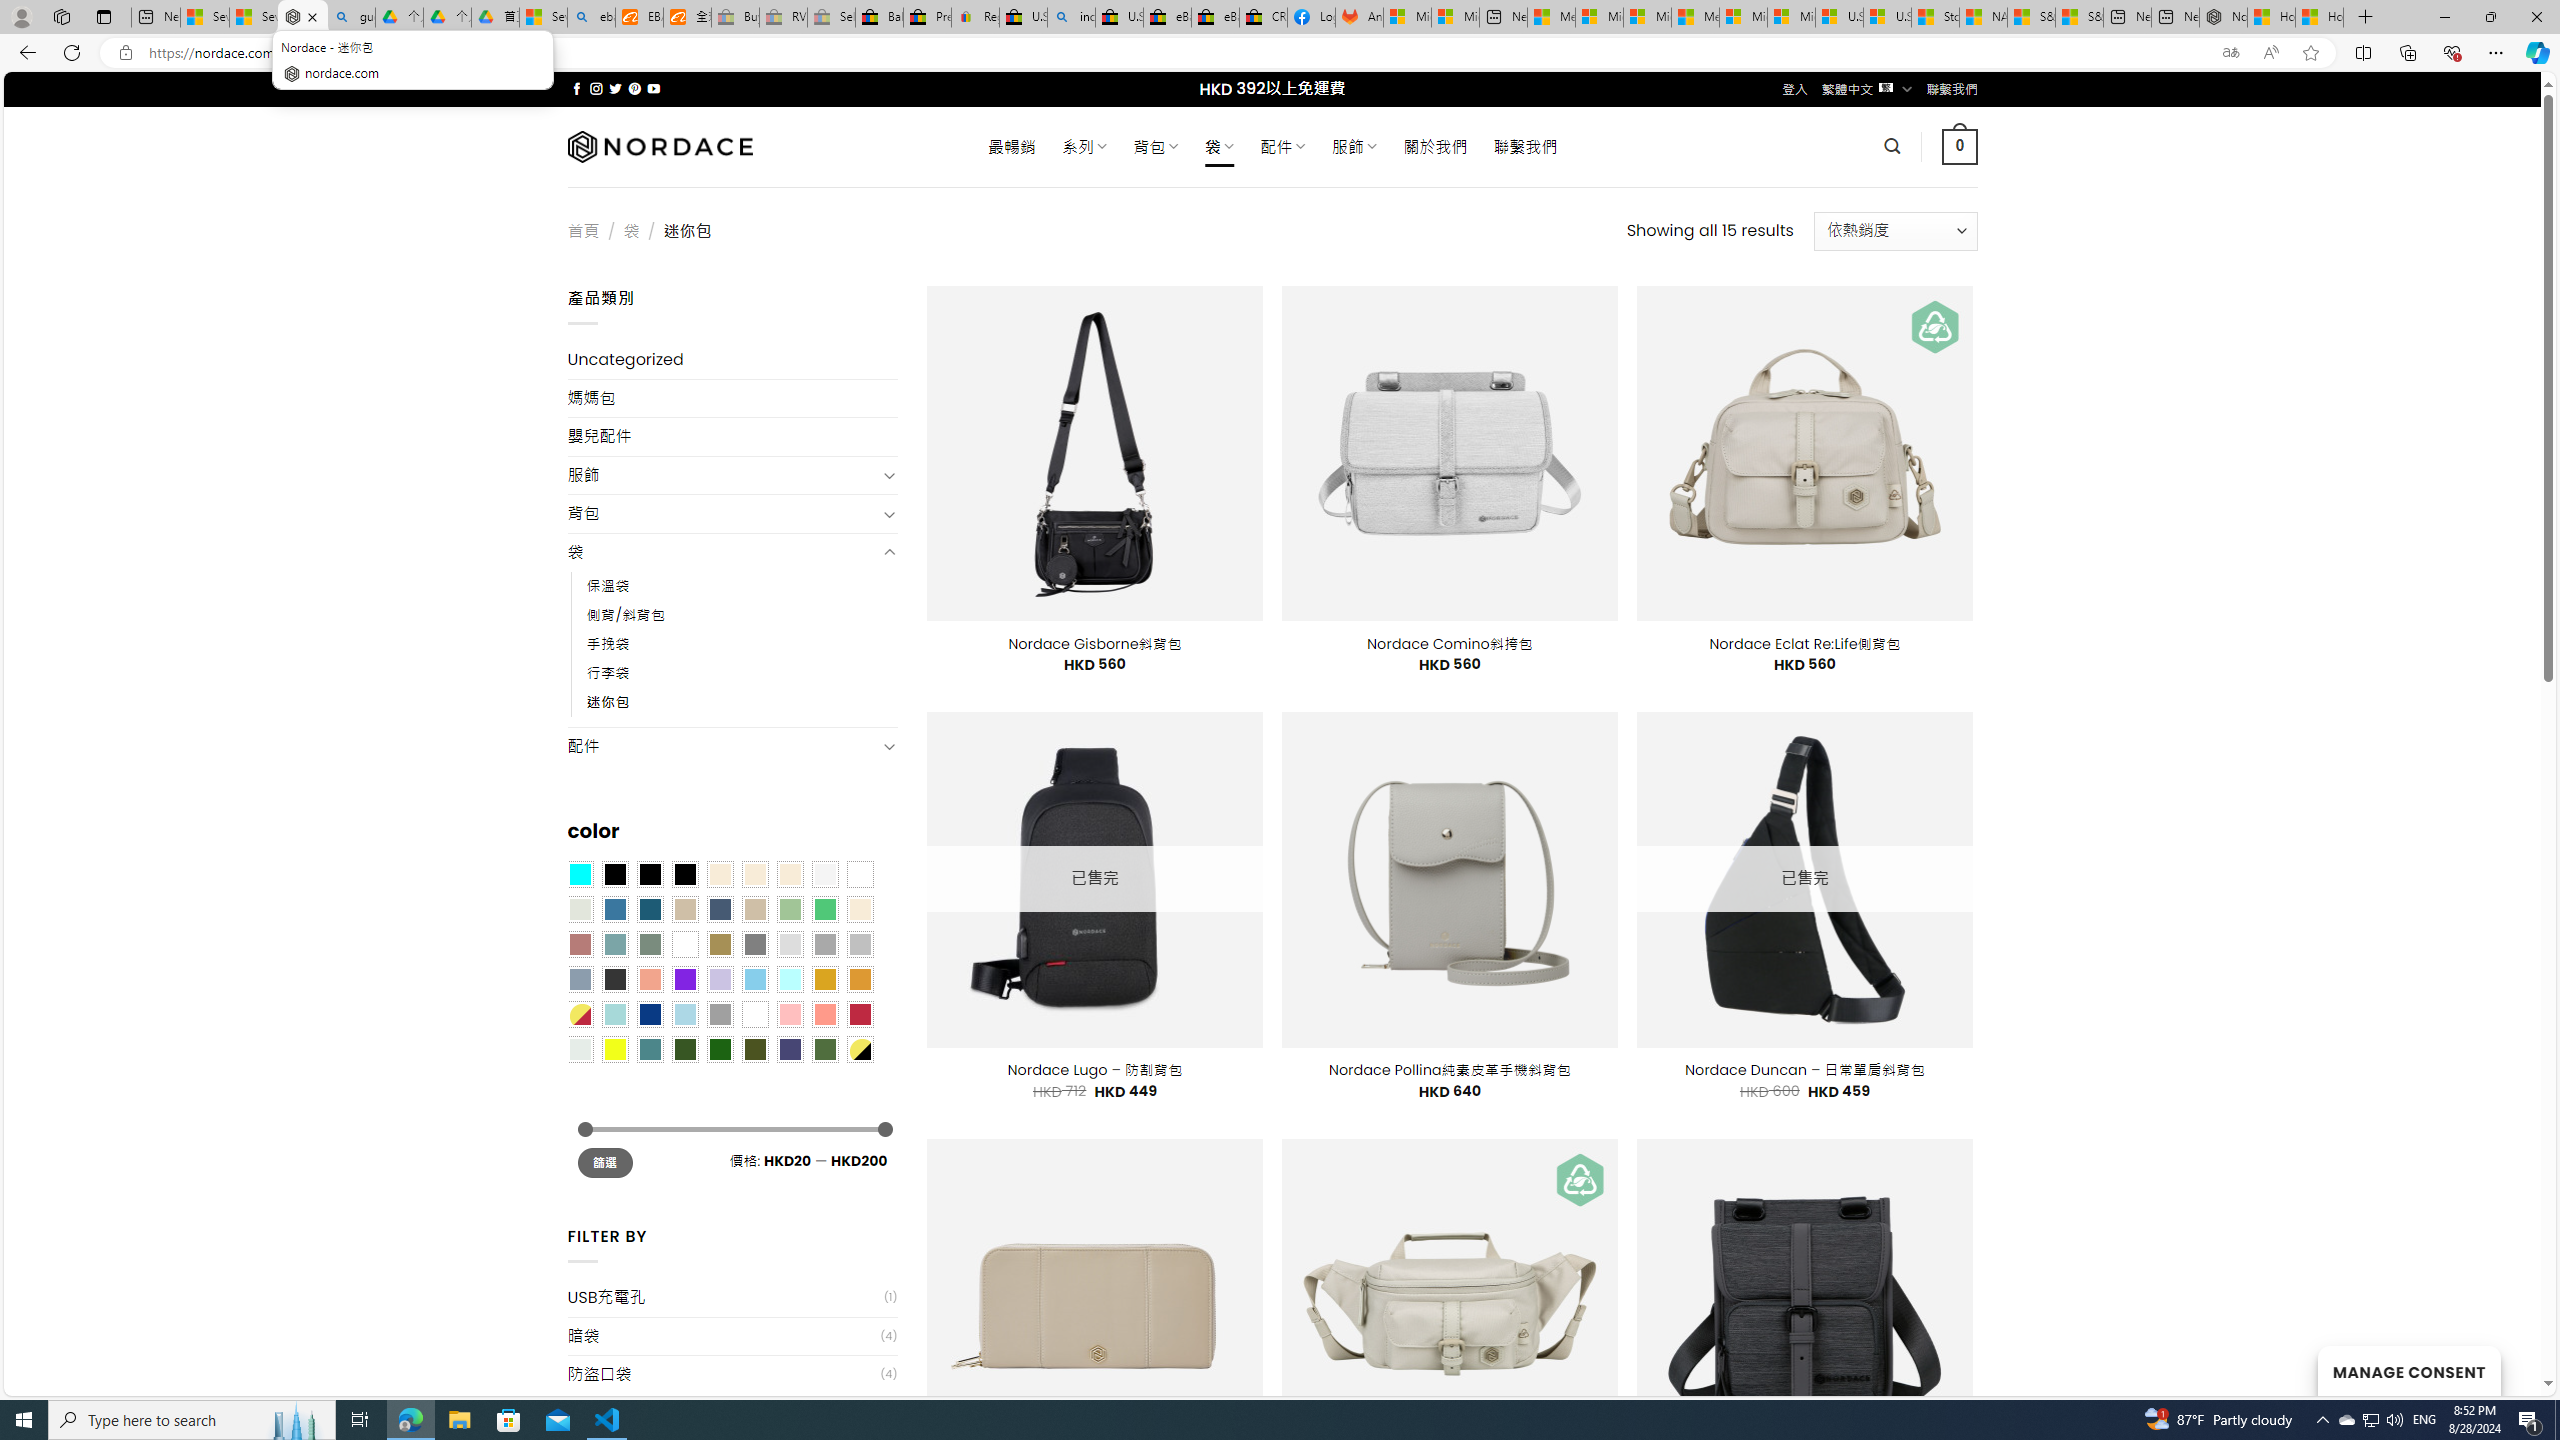  I want to click on 'Register: Create a personal eBay account', so click(974, 16).